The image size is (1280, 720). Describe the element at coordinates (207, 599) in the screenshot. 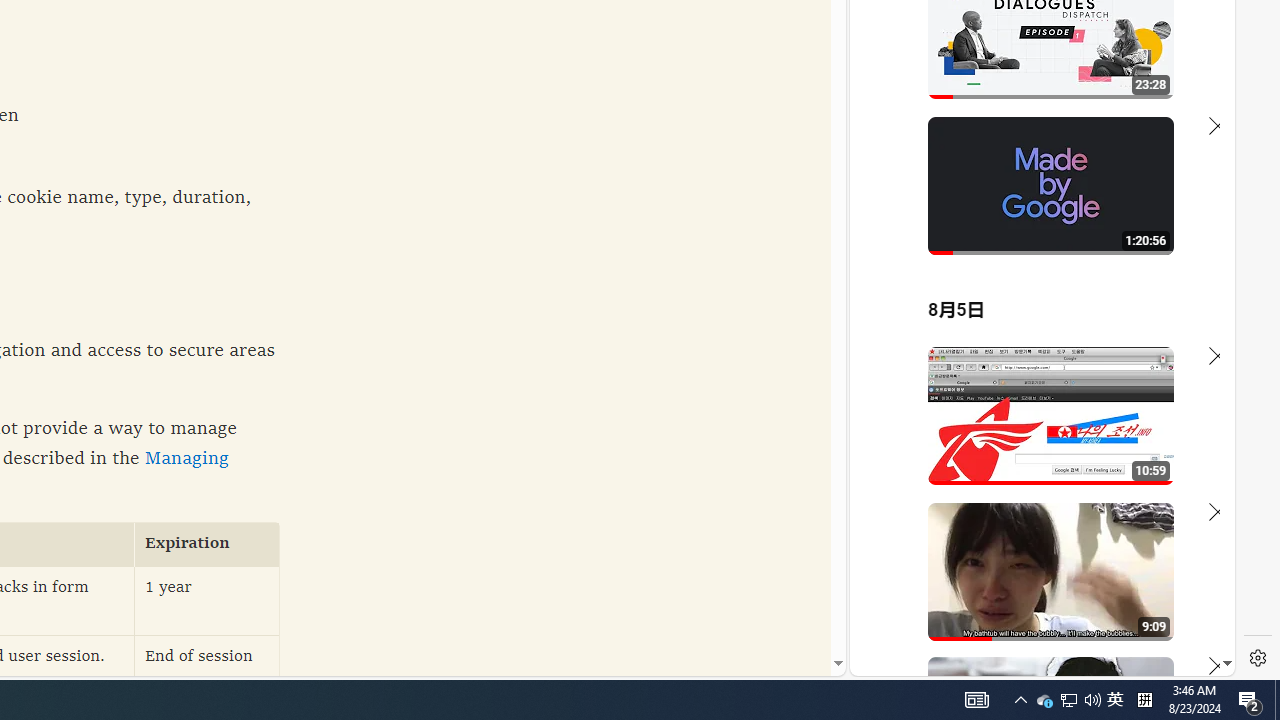

I see `'1 year'` at that location.